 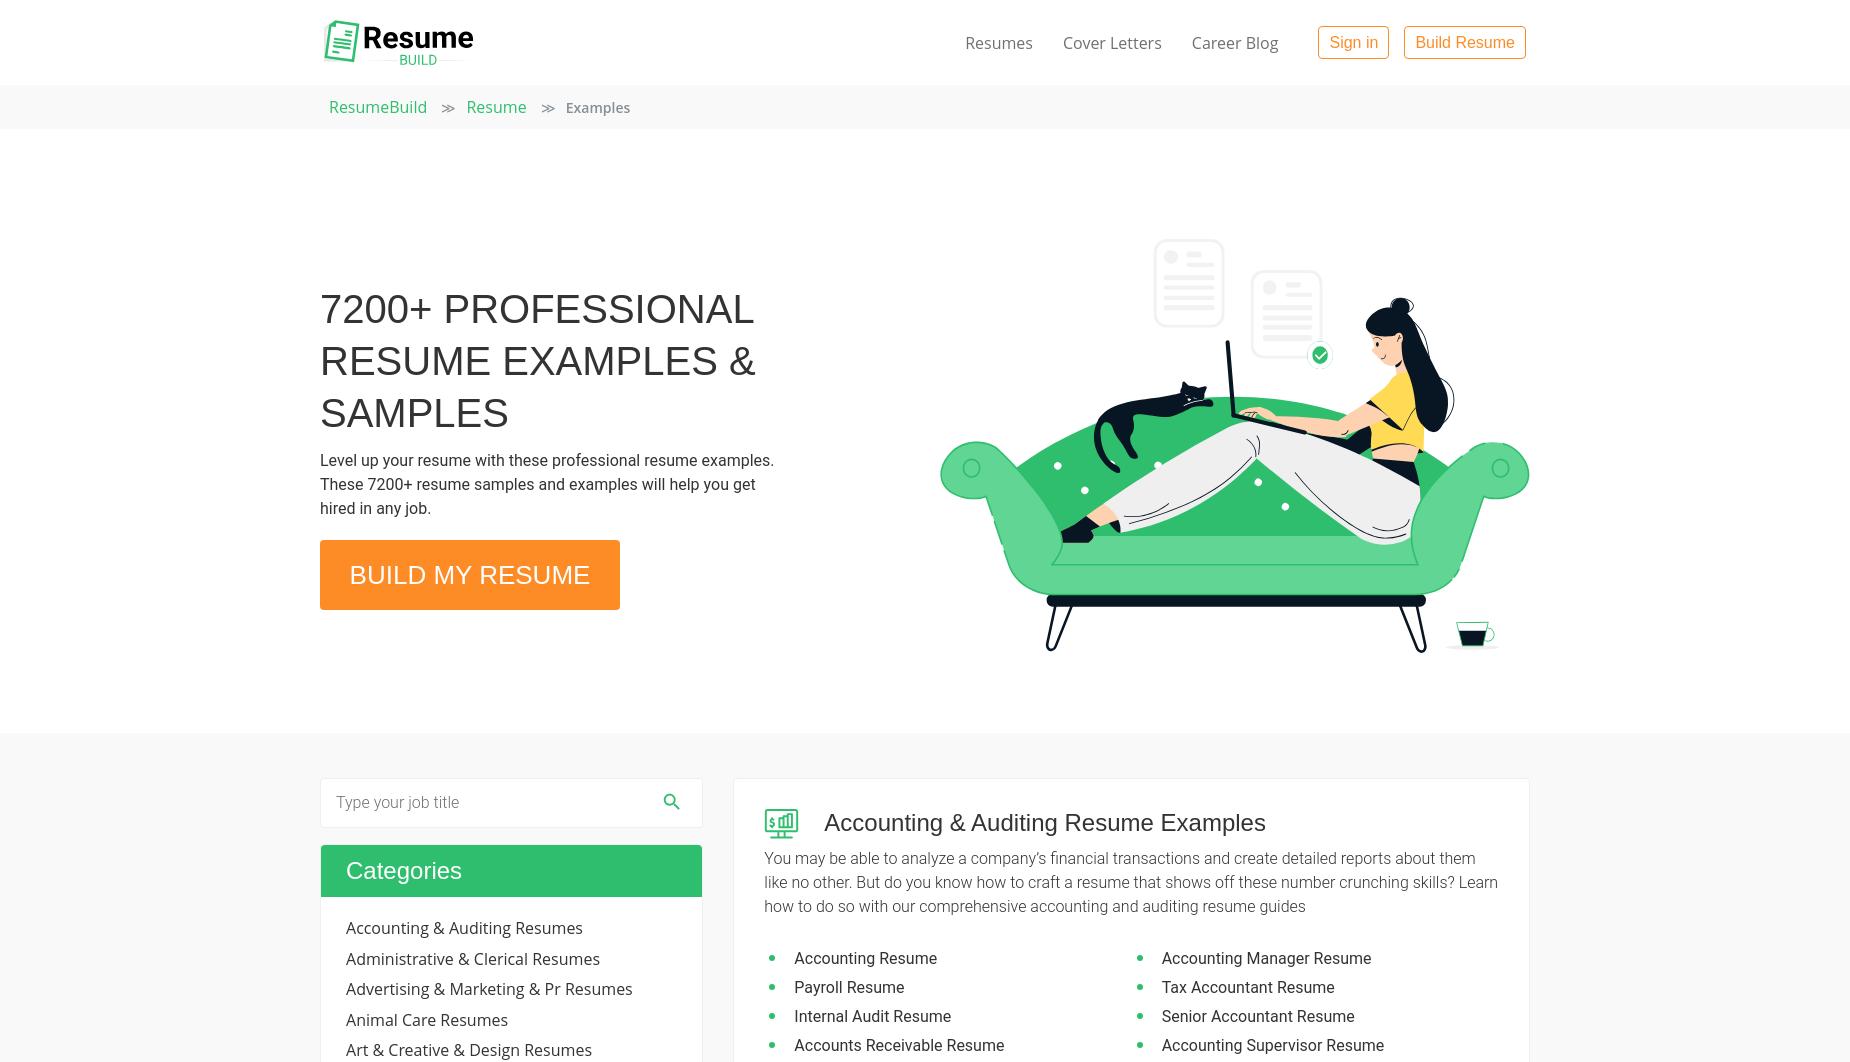 I want to click on 'administrative & clerical resumes', so click(x=473, y=957).